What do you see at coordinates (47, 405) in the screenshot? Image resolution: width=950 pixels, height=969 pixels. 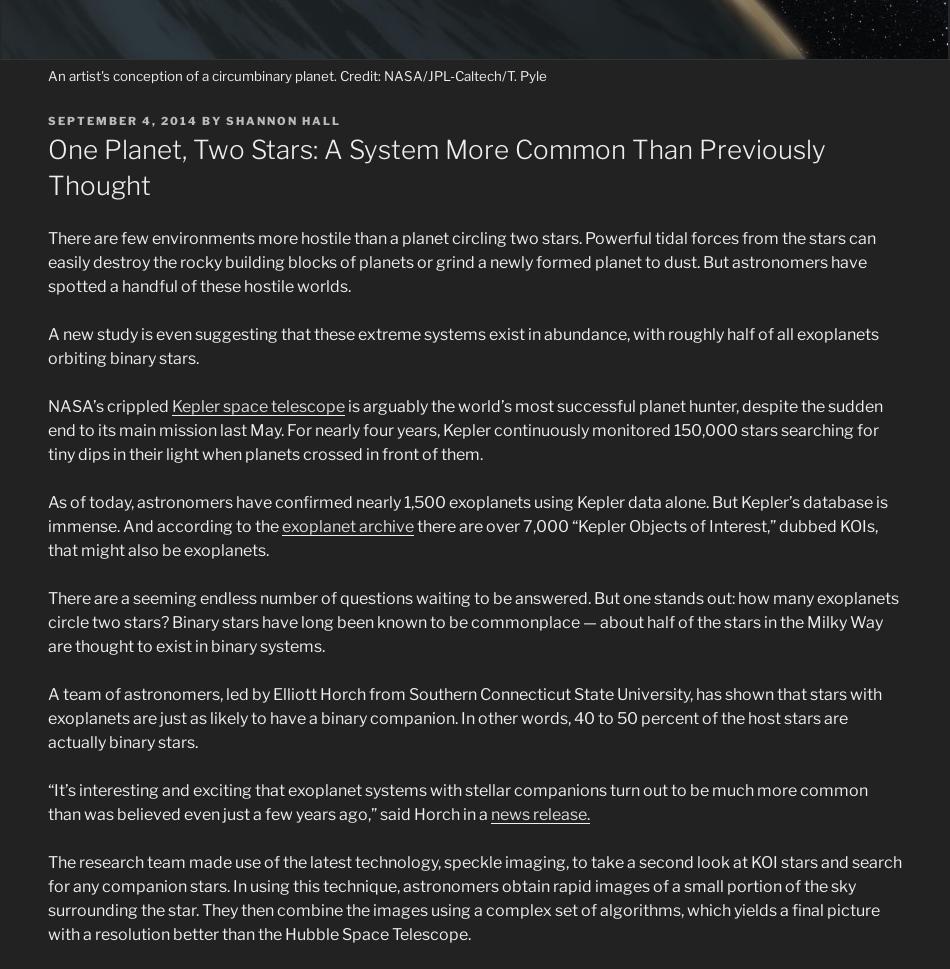 I see `'NASA’s crippled'` at bounding box center [47, 405].